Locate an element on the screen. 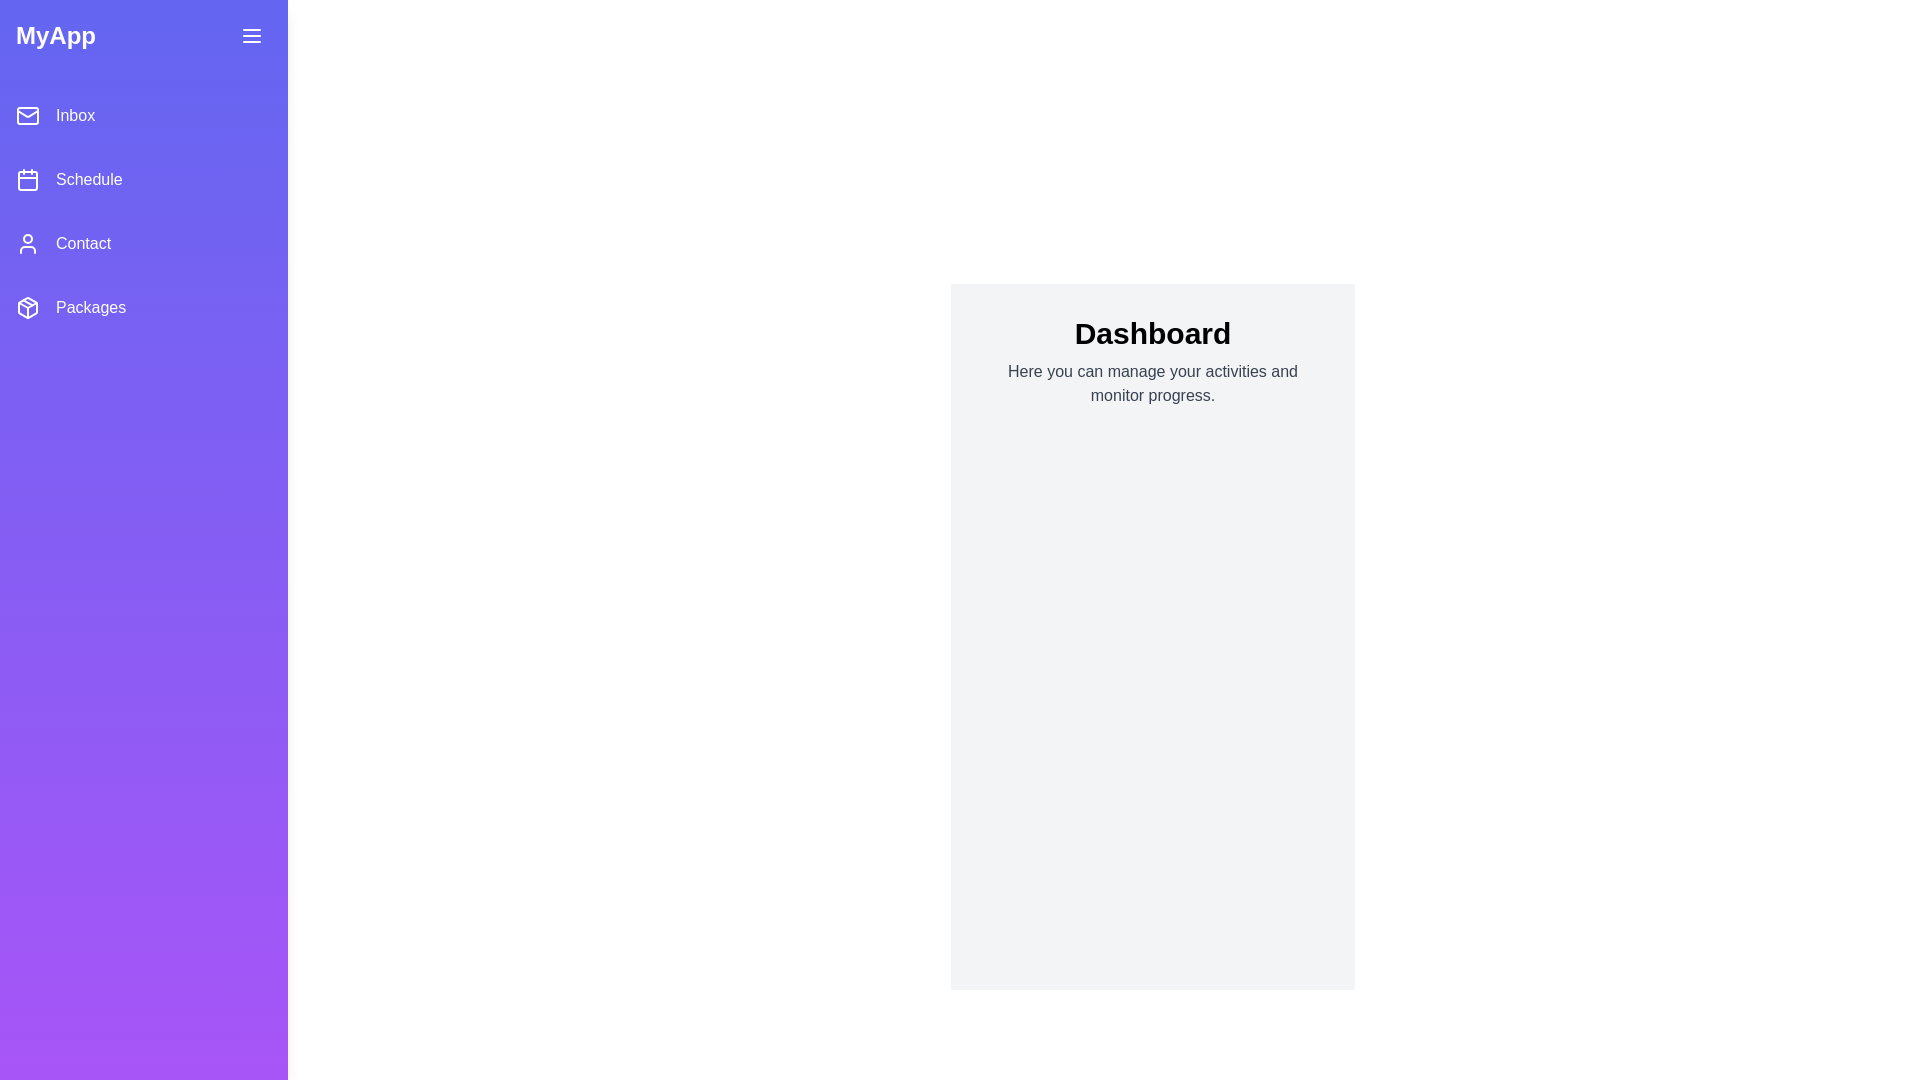  the toggle button to toggle the drawer visibility is located at coordinates (251, 35).